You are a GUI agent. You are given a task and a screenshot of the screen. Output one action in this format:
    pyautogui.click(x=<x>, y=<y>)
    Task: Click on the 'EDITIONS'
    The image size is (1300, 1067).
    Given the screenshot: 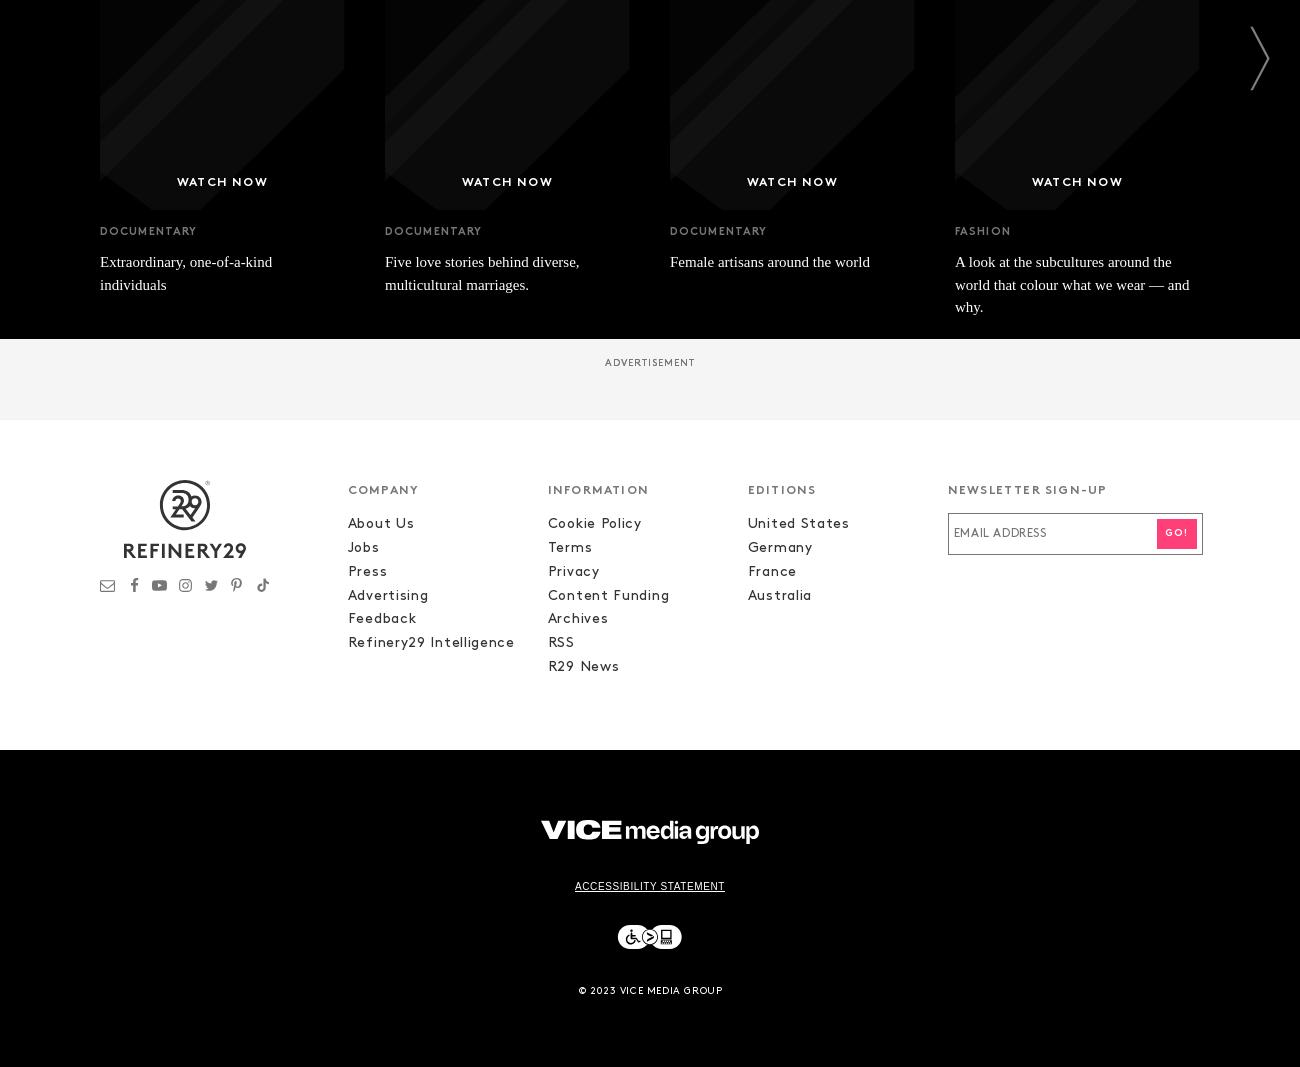 What is the action you would take?
    pyautogui.click(x=780, y=488)
    